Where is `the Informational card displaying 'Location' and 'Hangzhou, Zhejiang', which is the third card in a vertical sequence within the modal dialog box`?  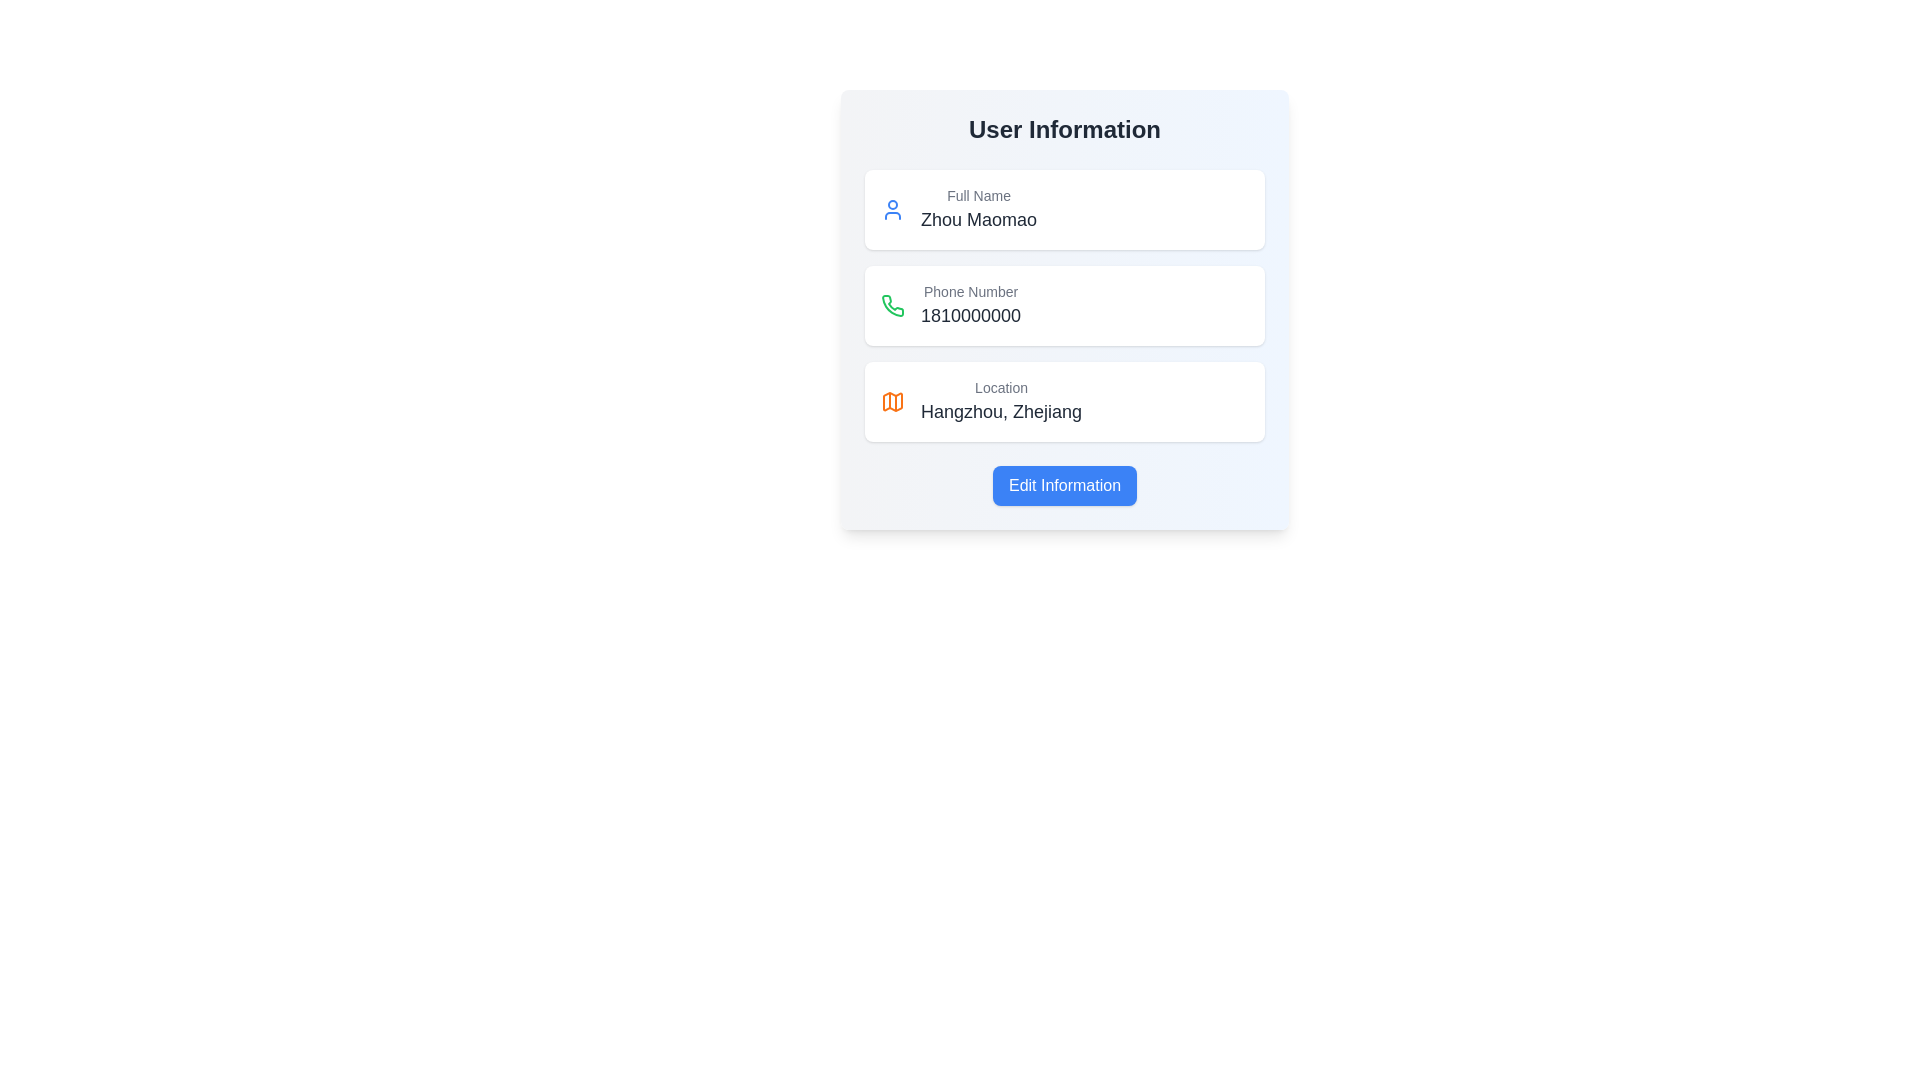 the Informational card displaying 'Location' and 'Hangzhou, Zhejiang', which is the third card in a vertical sequence within the modal dialog box is located at coordinates (1064, 401).